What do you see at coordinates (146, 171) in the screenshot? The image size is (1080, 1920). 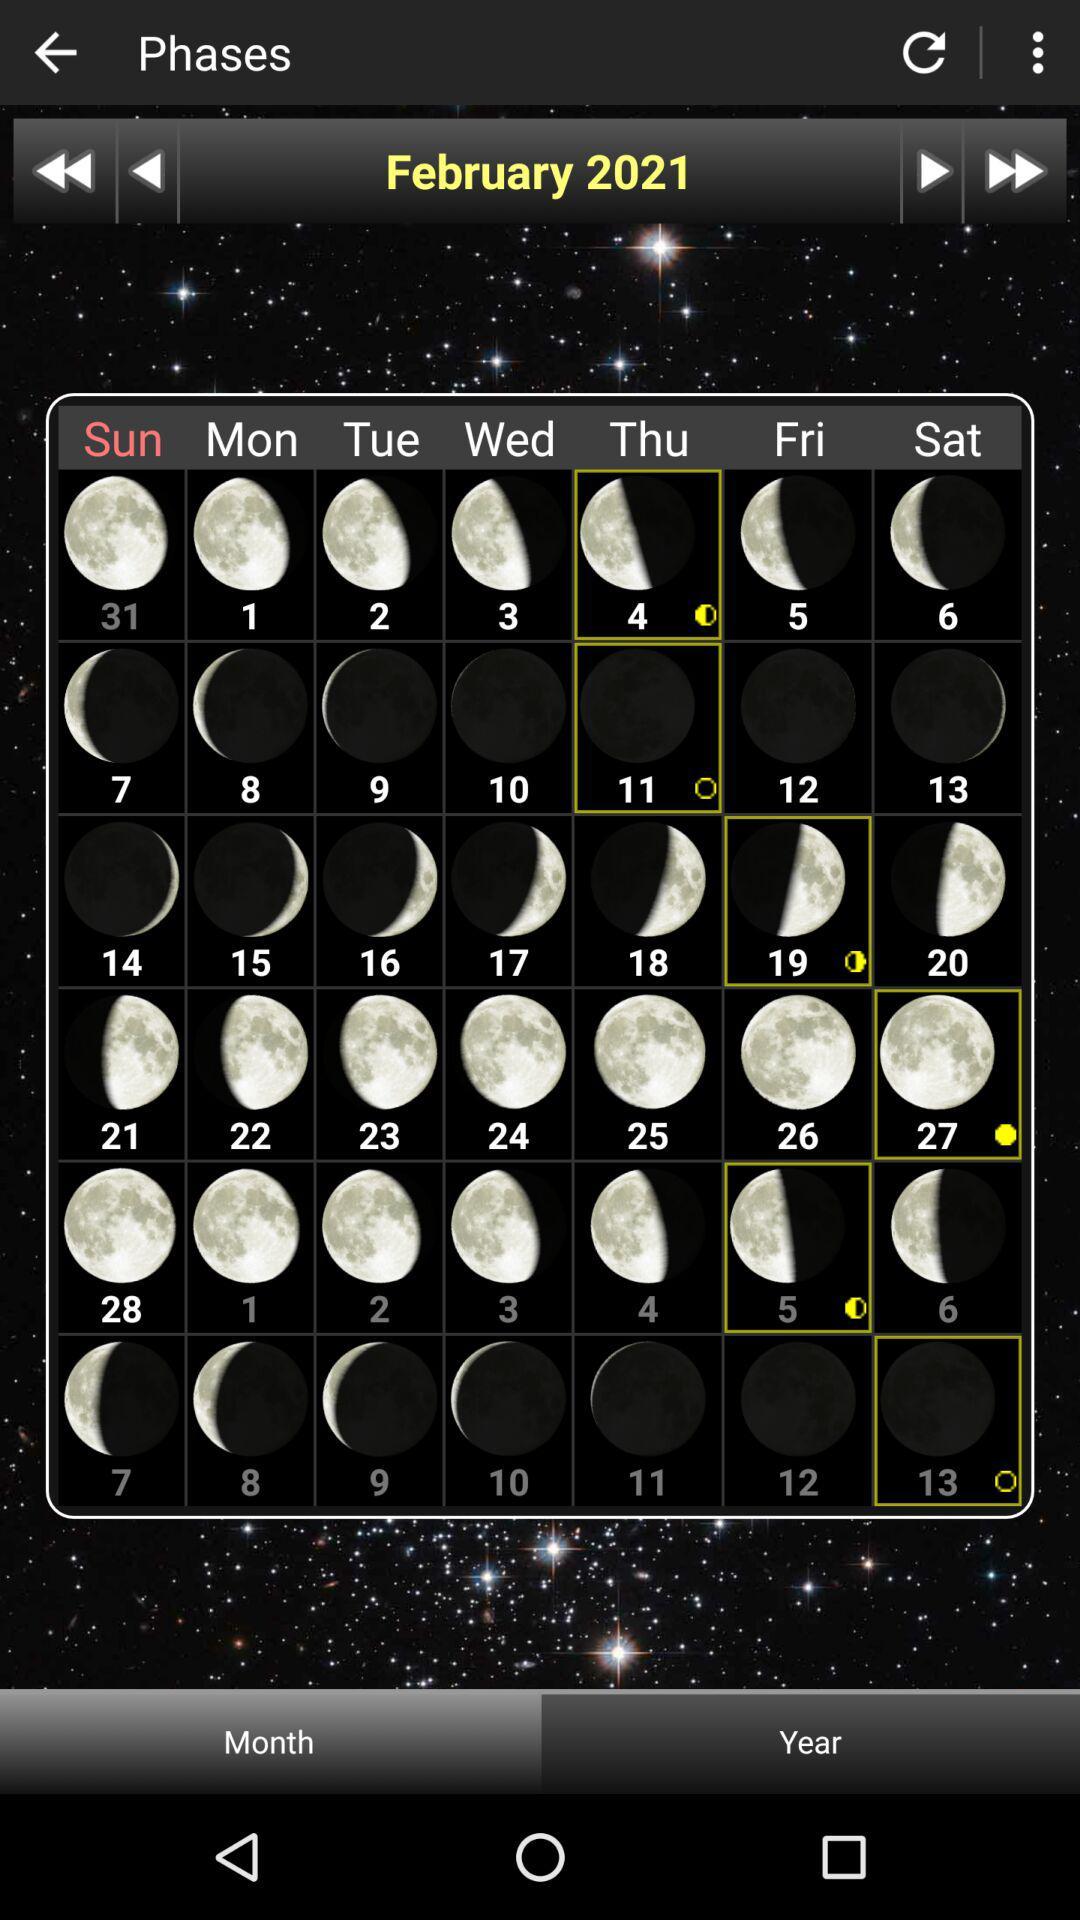 I see `preview button` at bounding box center [146, 171].